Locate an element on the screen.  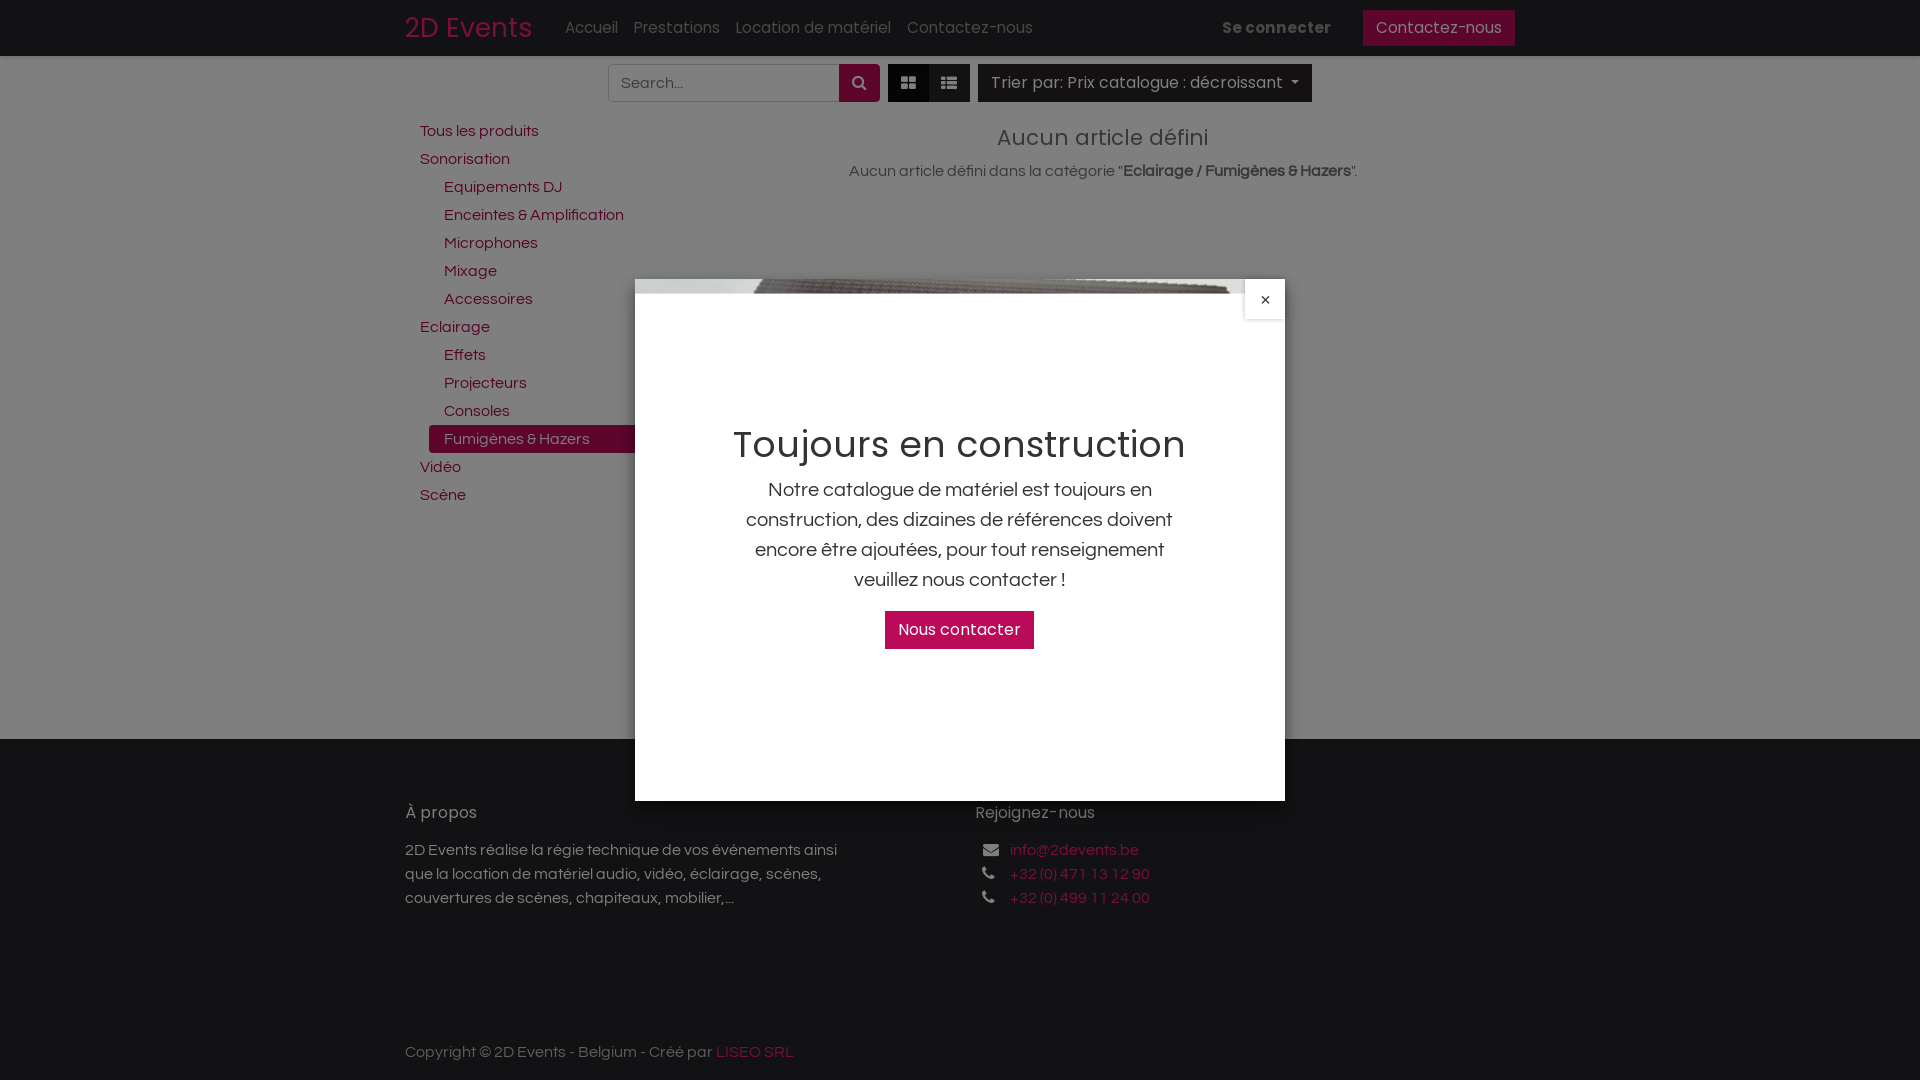
'Contactez-nous' is located at coordinates (1438, 28).